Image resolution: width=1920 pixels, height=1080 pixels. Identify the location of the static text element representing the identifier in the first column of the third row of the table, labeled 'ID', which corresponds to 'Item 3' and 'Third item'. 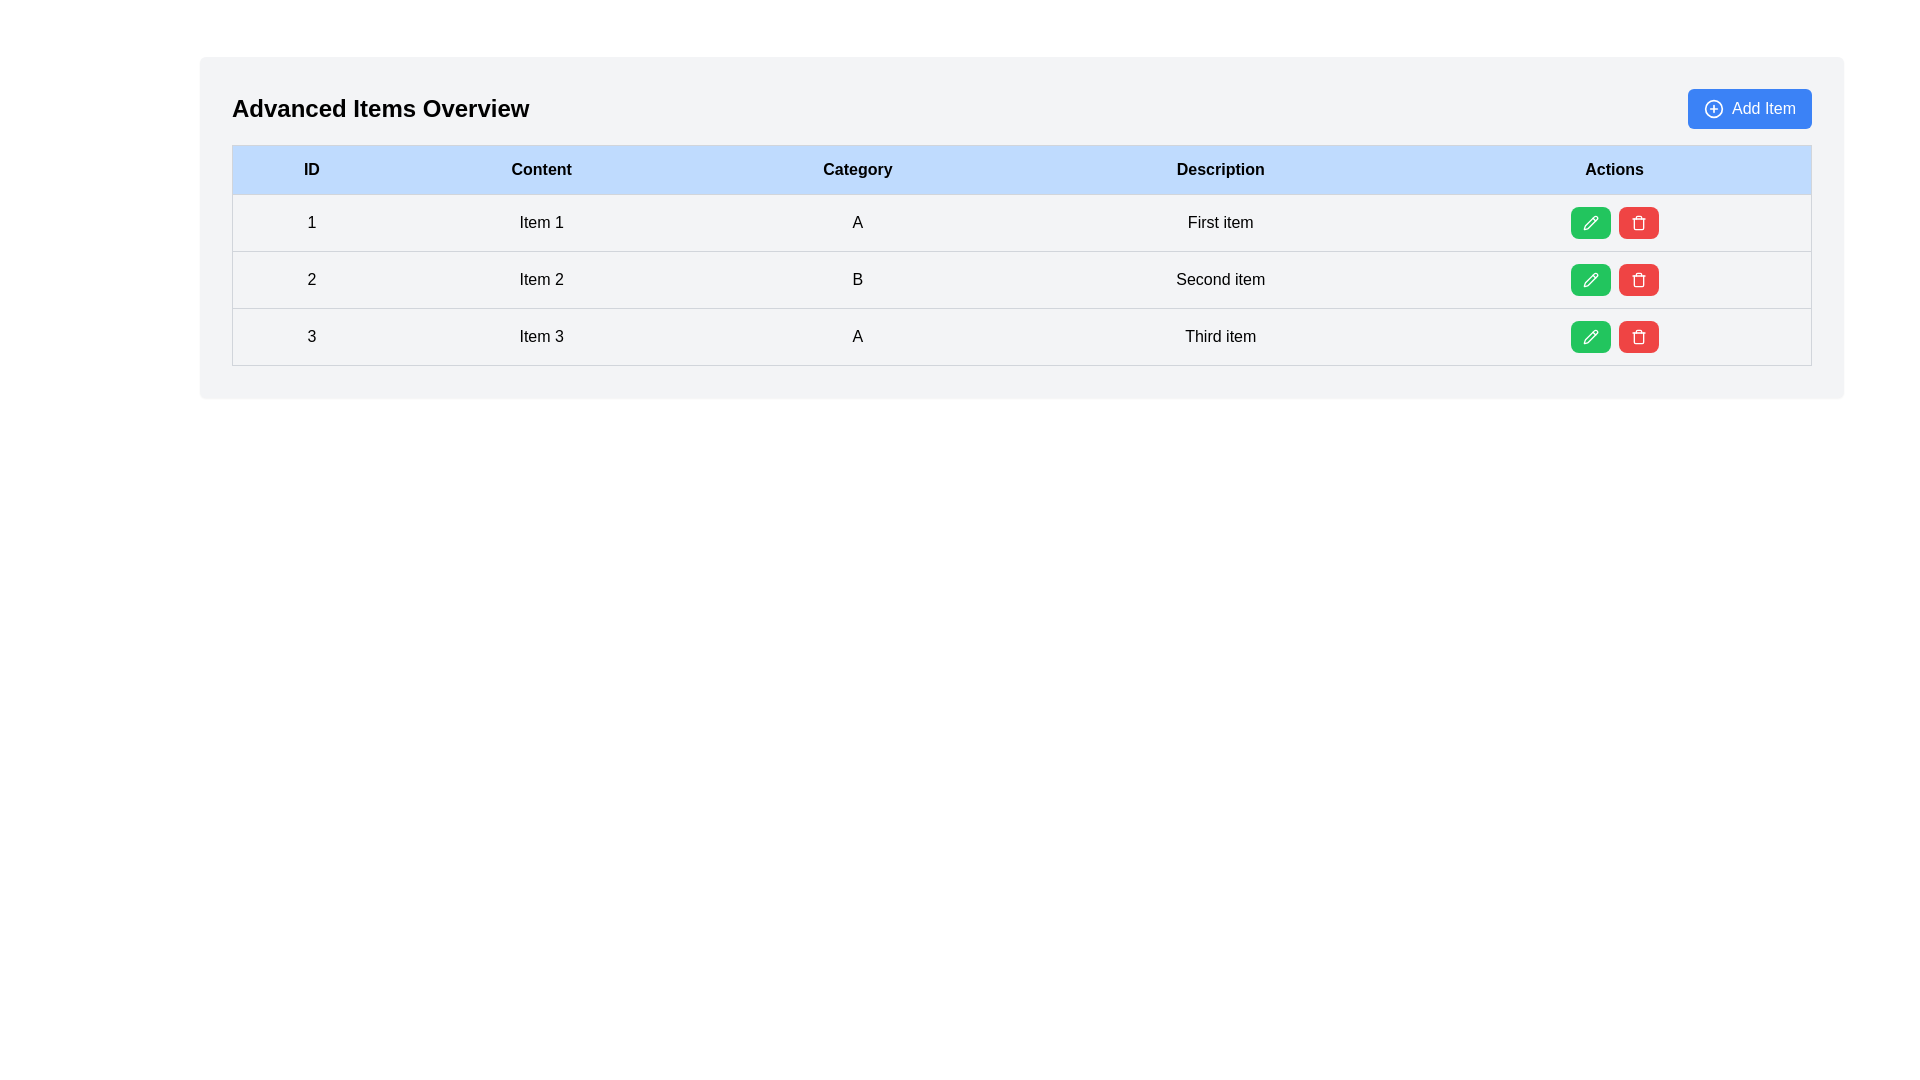
(310, 335).